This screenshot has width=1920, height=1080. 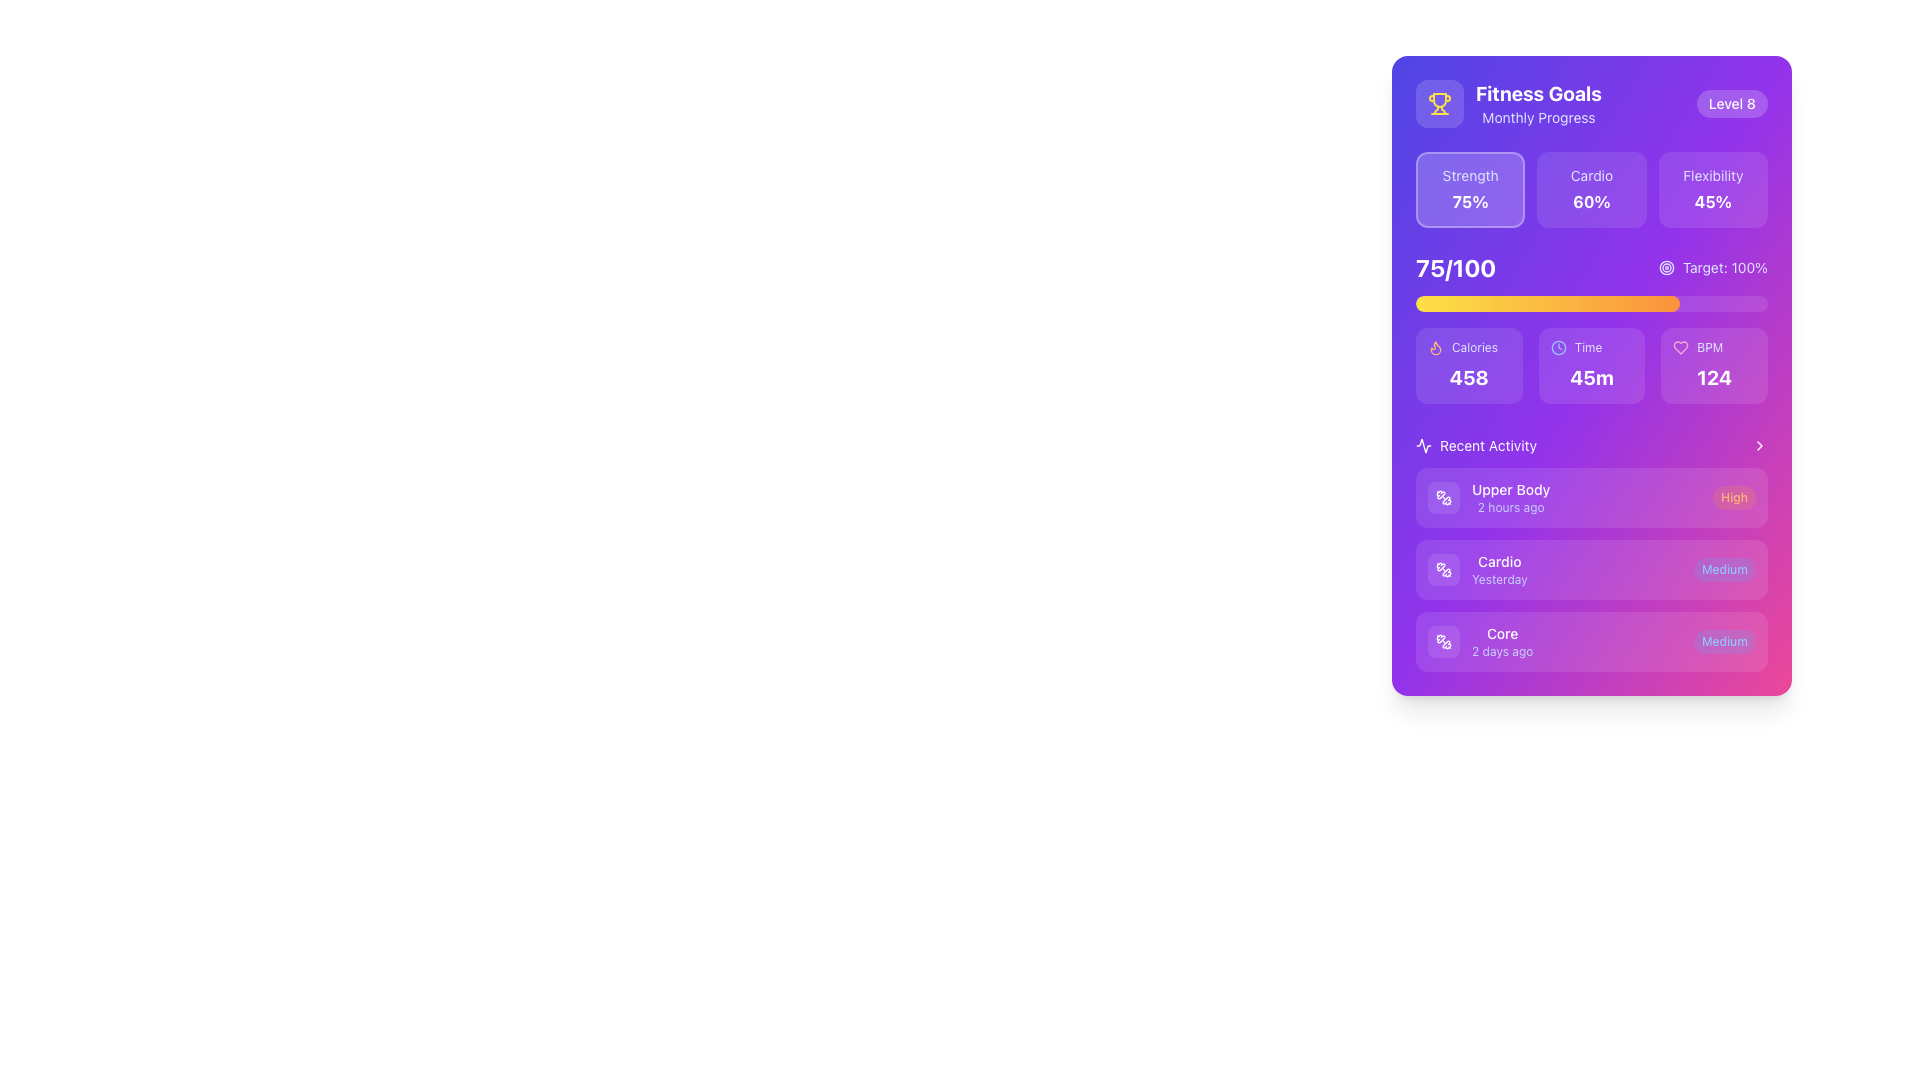 What do you see at coordinates (1444, 570) in the screenshot?
I see `the SVG icon representing the 'Cardio' activity located in the second row of the 'Recent Activity' section on the purple card interface` at bounding box center [1444, 570].